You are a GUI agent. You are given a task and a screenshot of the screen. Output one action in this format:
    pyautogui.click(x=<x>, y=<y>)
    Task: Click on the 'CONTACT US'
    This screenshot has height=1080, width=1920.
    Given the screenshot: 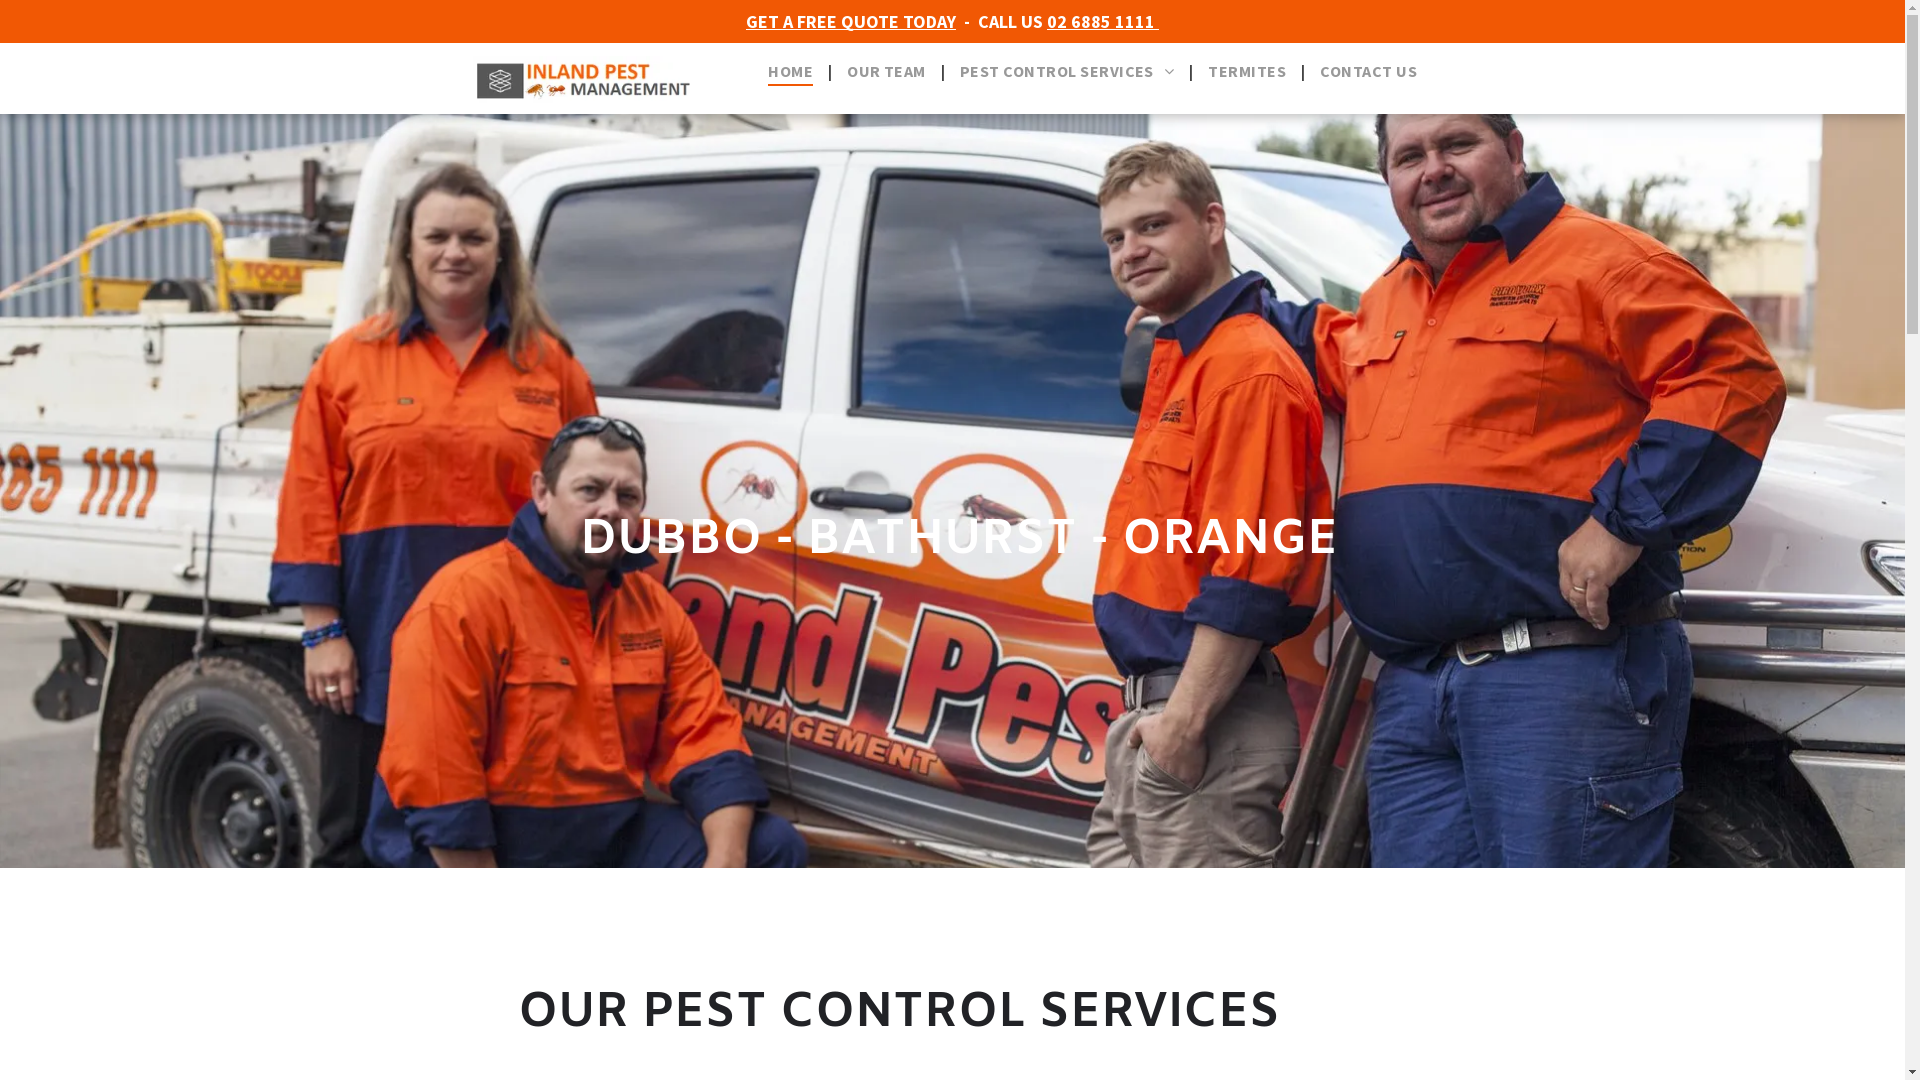 What is the action you would take?
    pyautogui.click(x=1367, y=69)
    